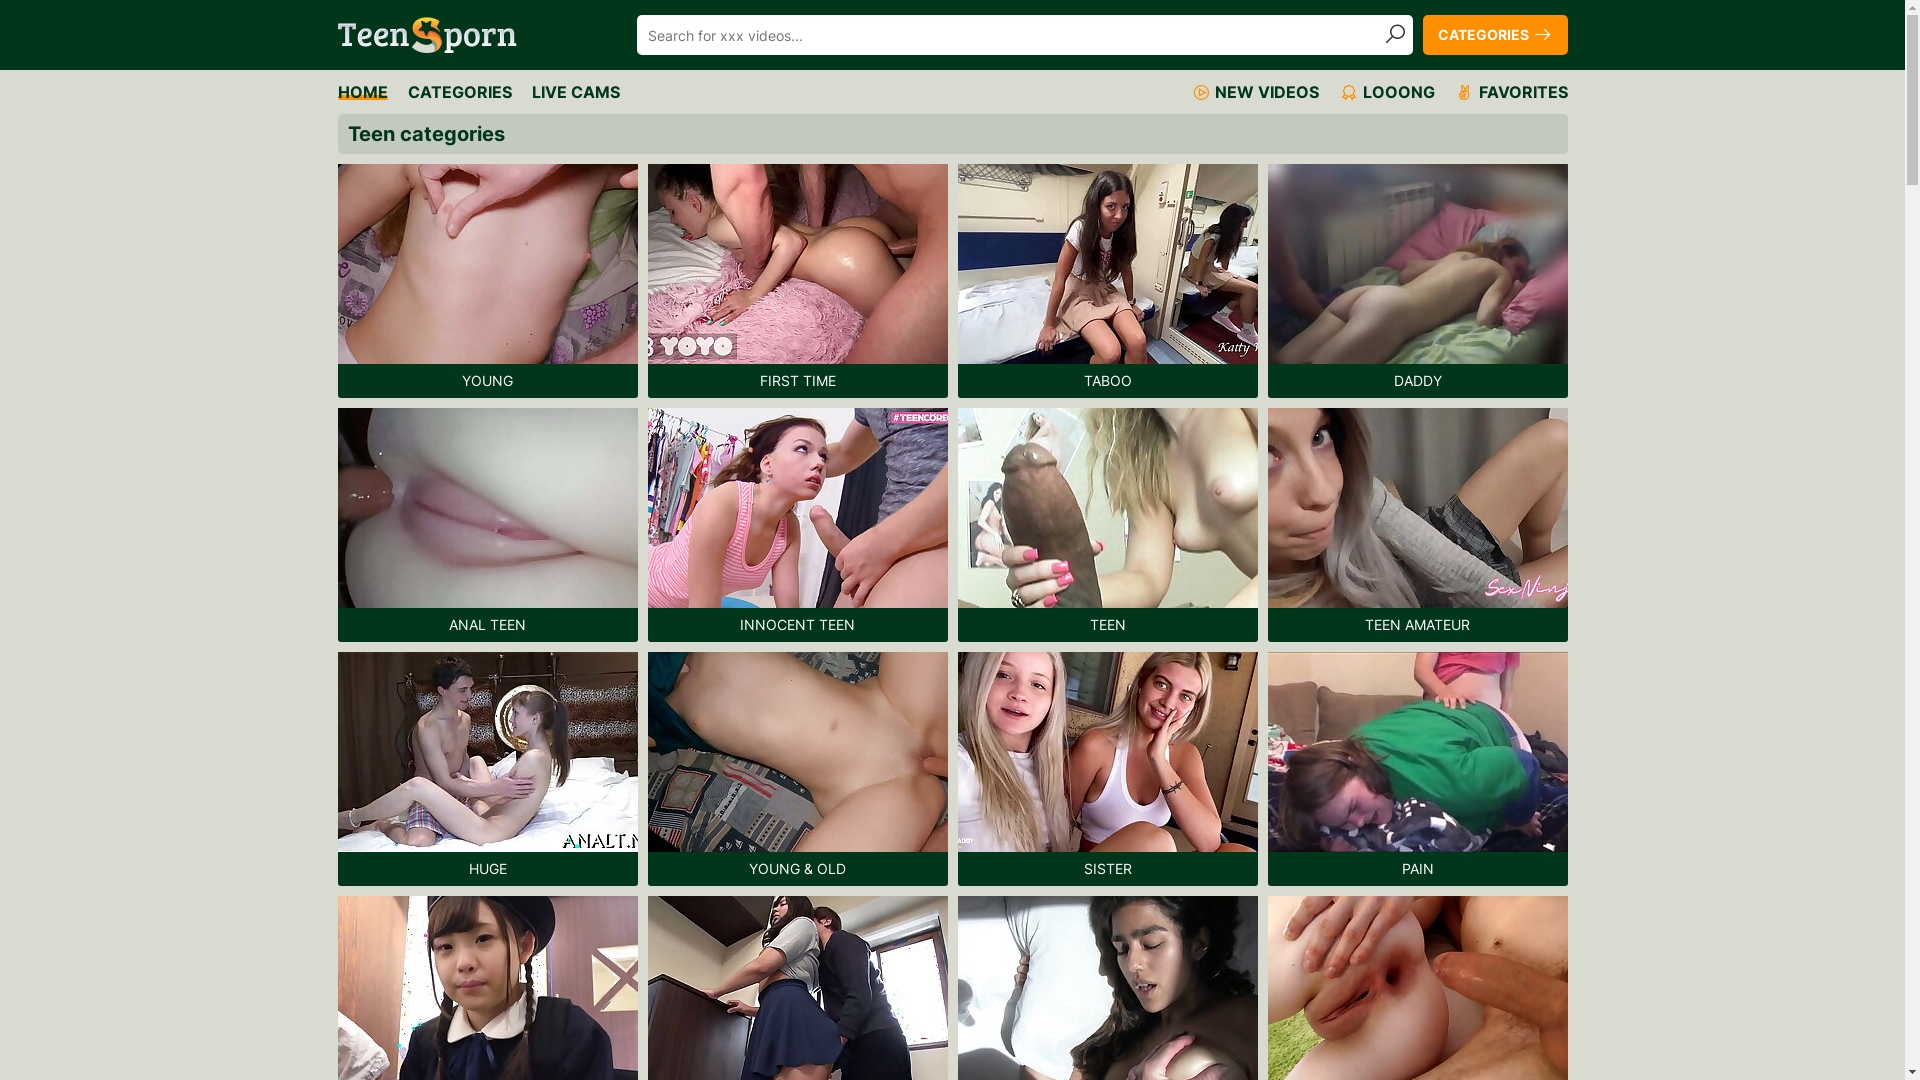  What do you see at coordinates (796, 523) in the screenshot?
I see `'INNOCENT TEEN'` at bounding box center [796, 523].